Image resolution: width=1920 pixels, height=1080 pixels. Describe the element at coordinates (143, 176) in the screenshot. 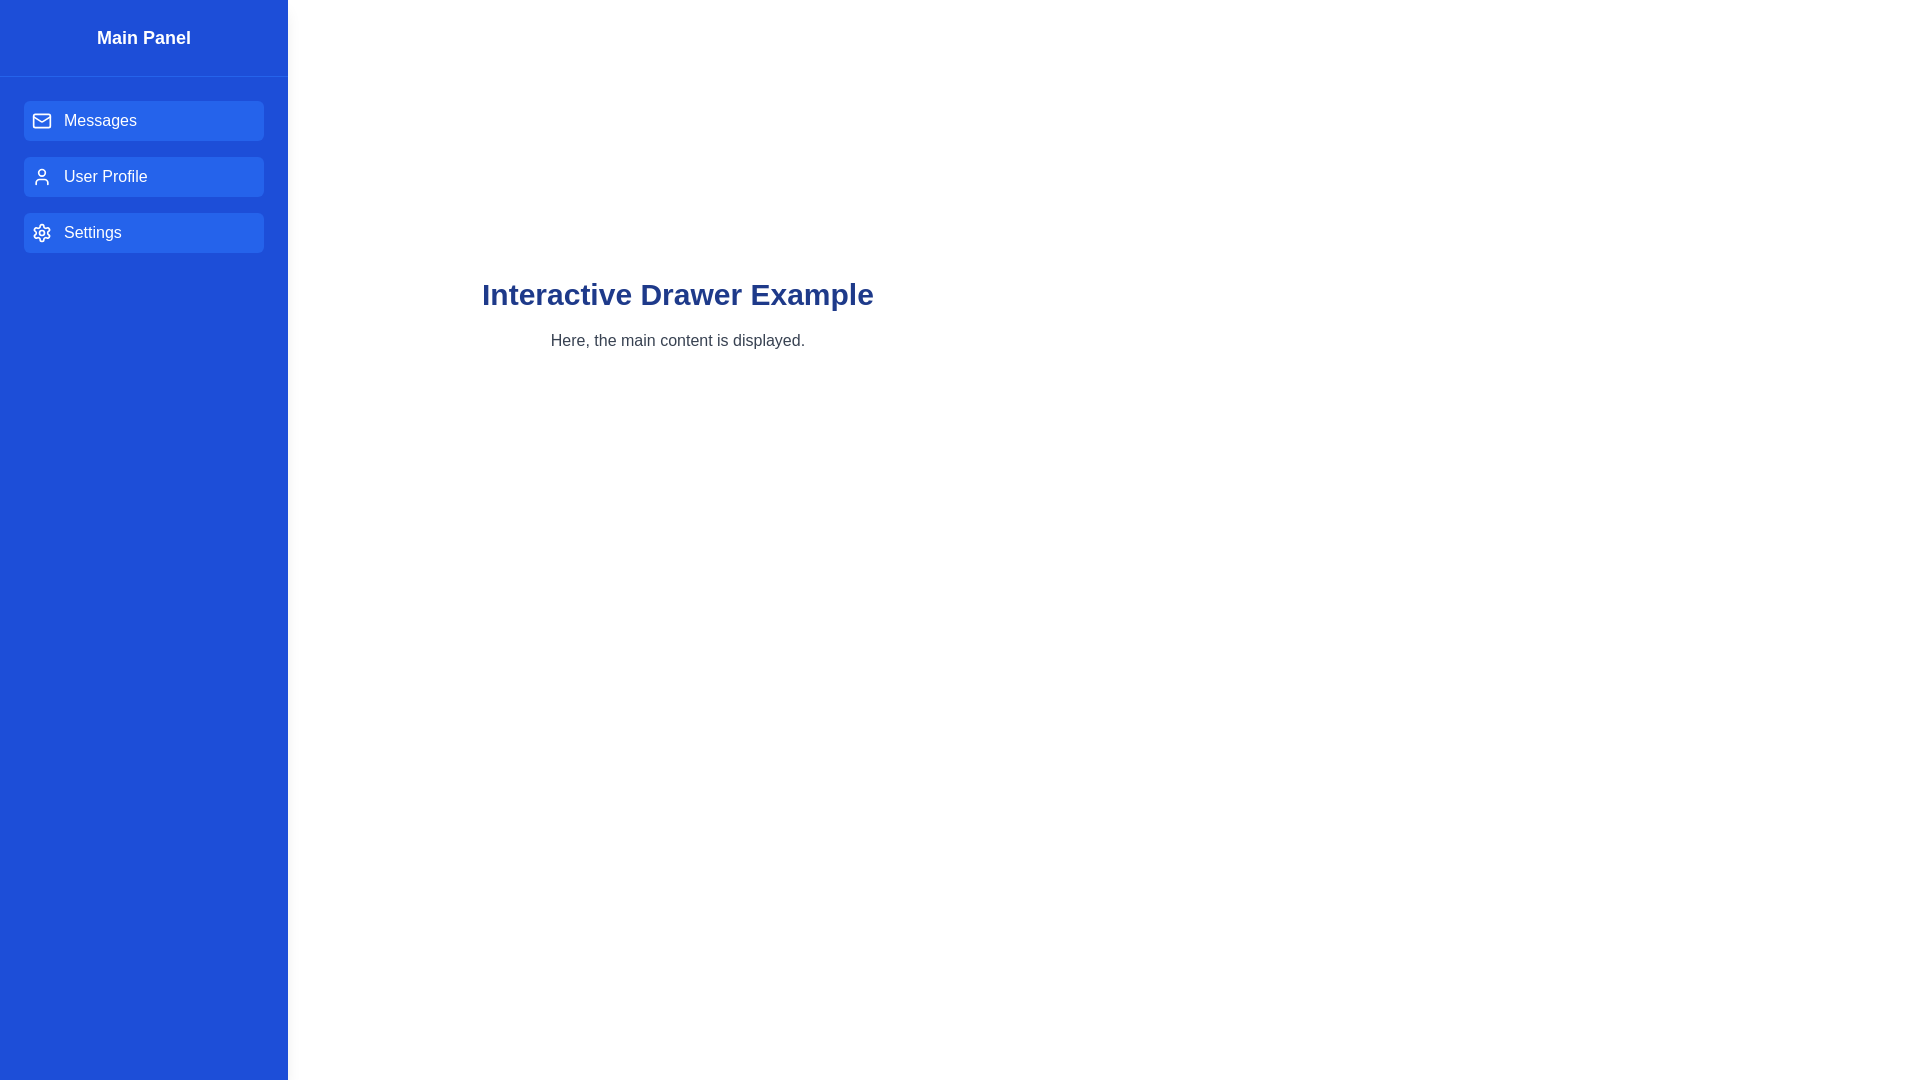

I see `the User Profile from the drawer menu` at that location.